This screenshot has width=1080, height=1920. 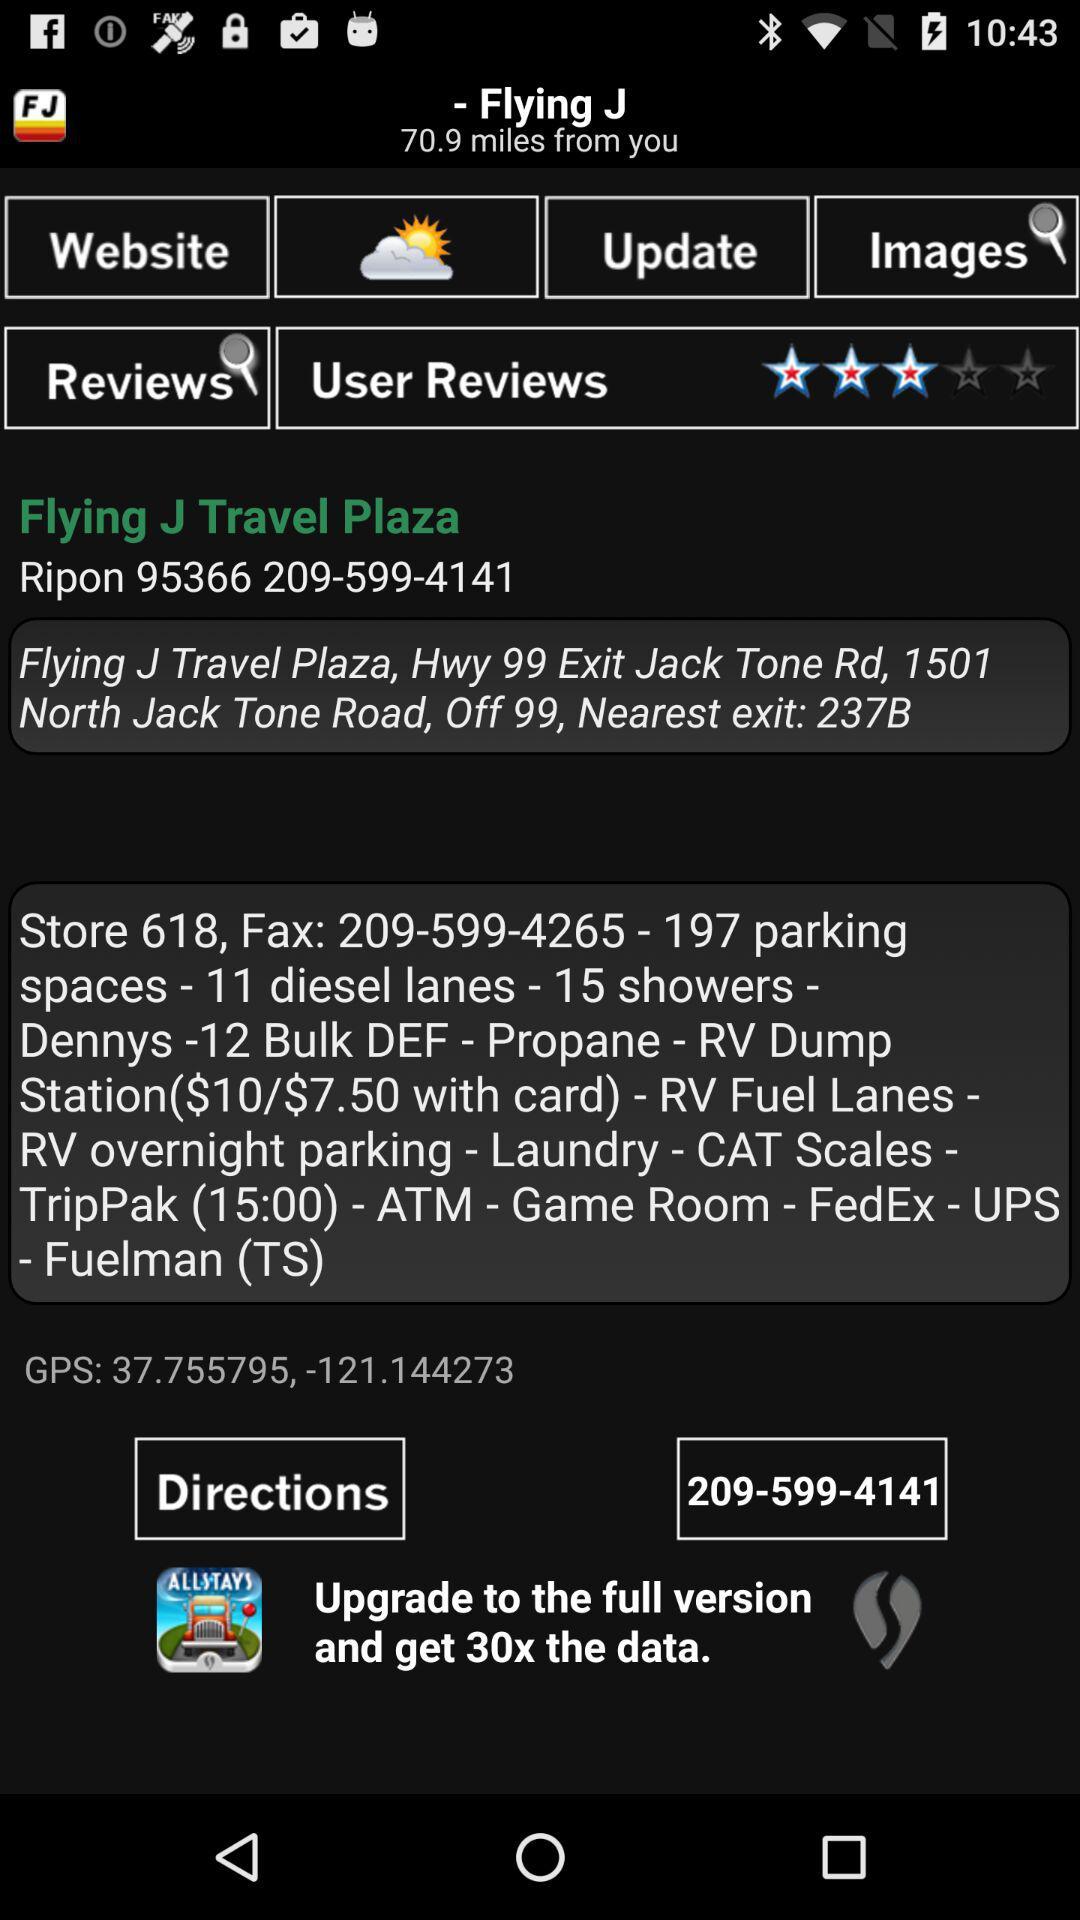 What do you see at coordinates (405, 245) in the screenshot?
I see `weather` at bounding box center [405, 245].